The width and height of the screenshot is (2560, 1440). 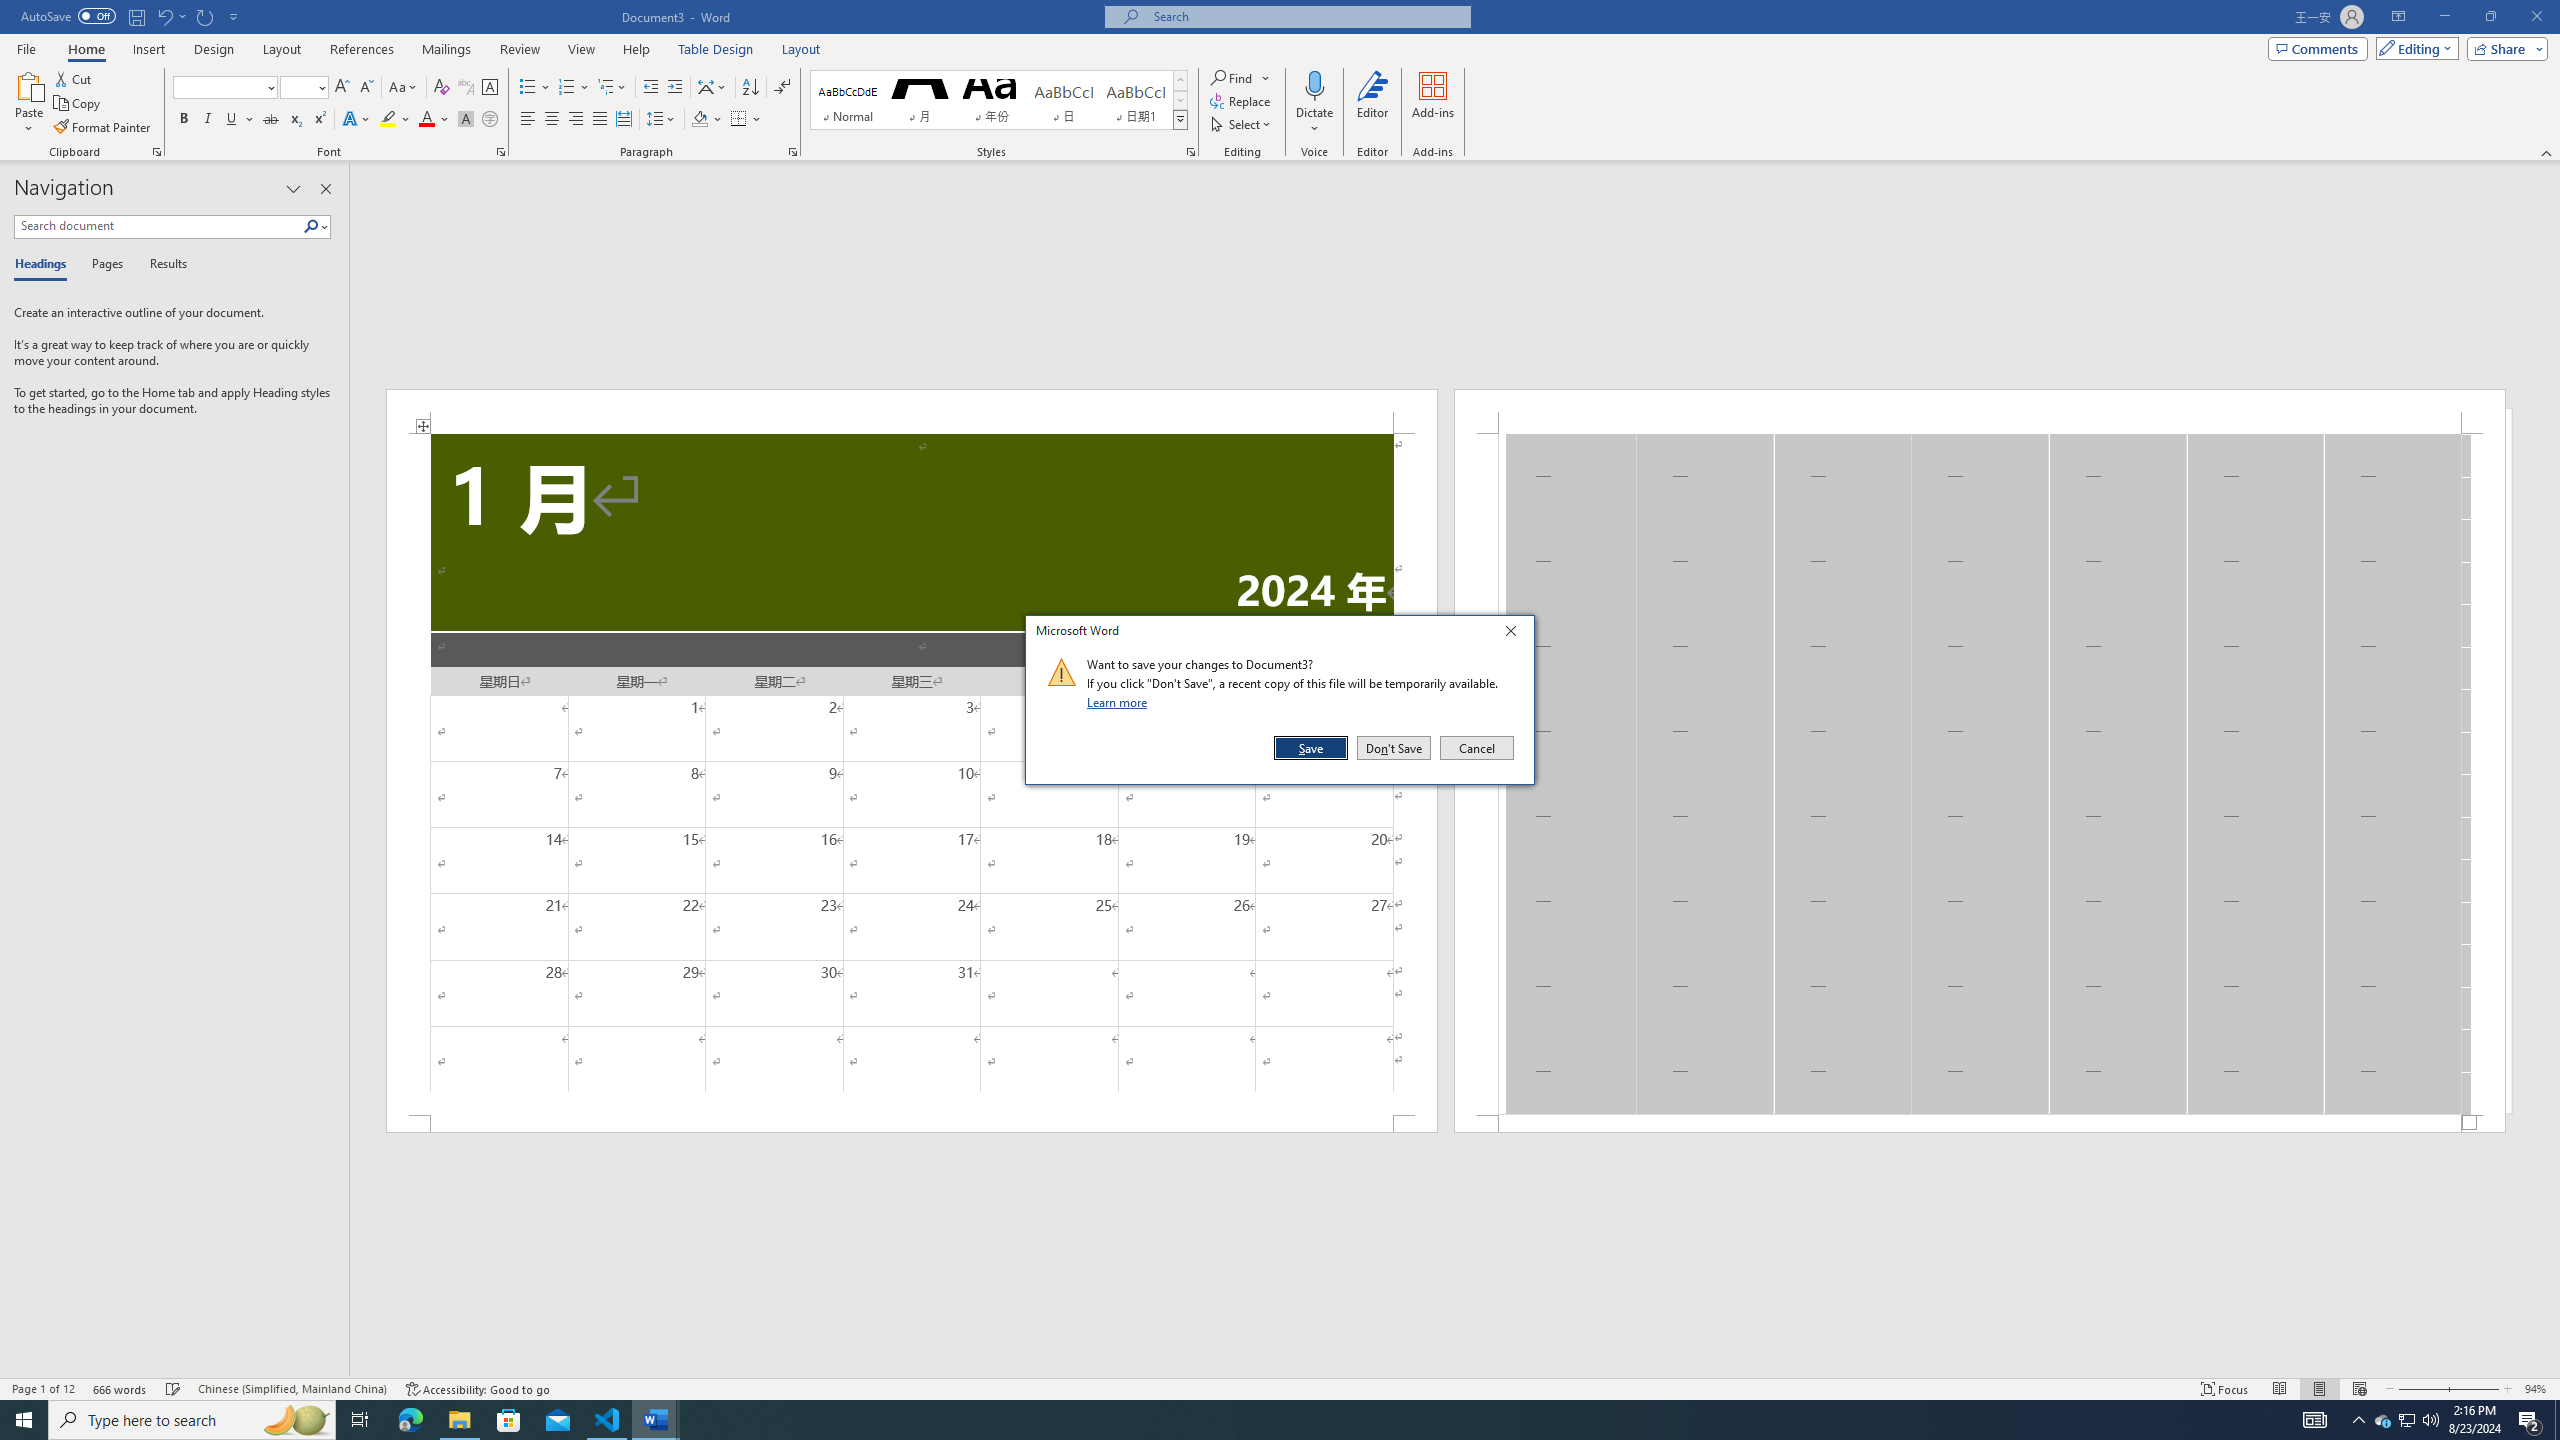 What do you see at coordinates (1980, 1122) in the screenshot?
I see `'Footer -Section 1-'` at bounding box center [1980, 1122].